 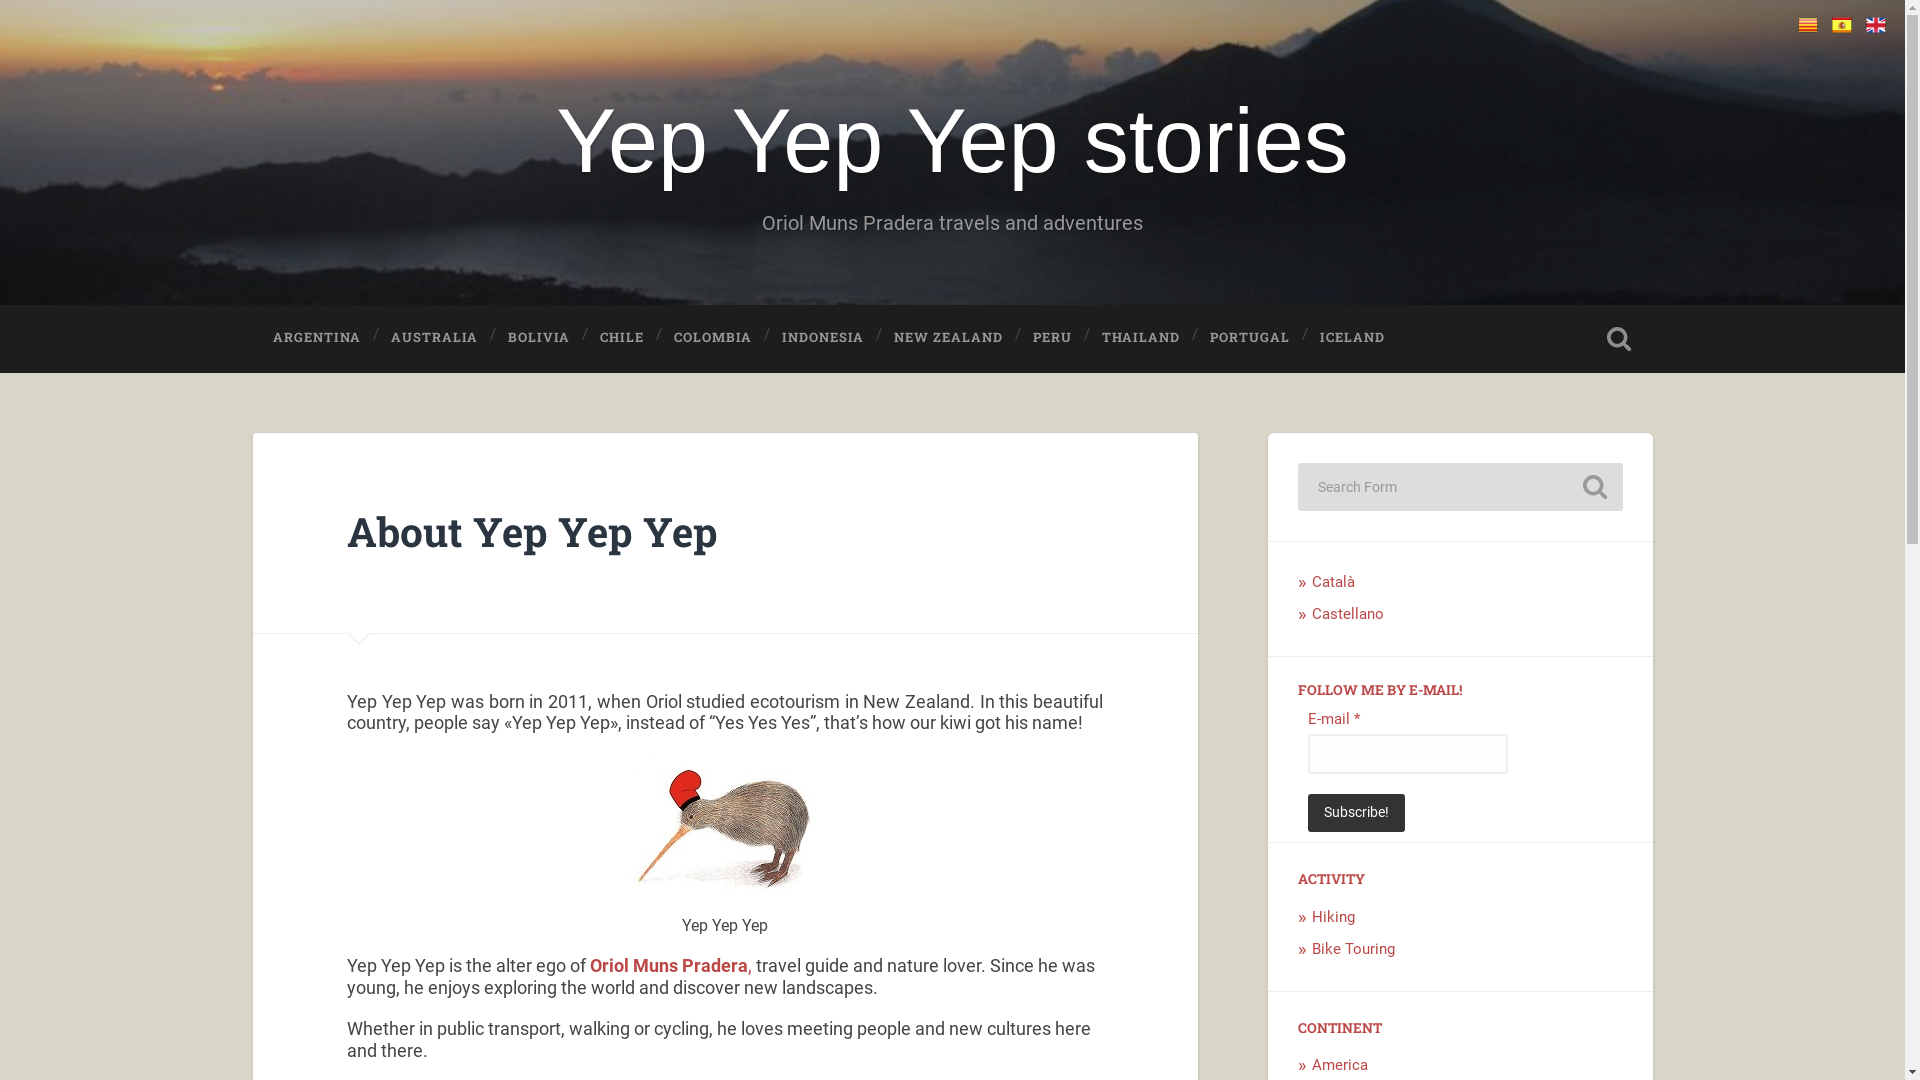 What do you see at coordinates (1339, 1063) in the screenshot?
I see `'America'` at bounding box center [1339, 1063].